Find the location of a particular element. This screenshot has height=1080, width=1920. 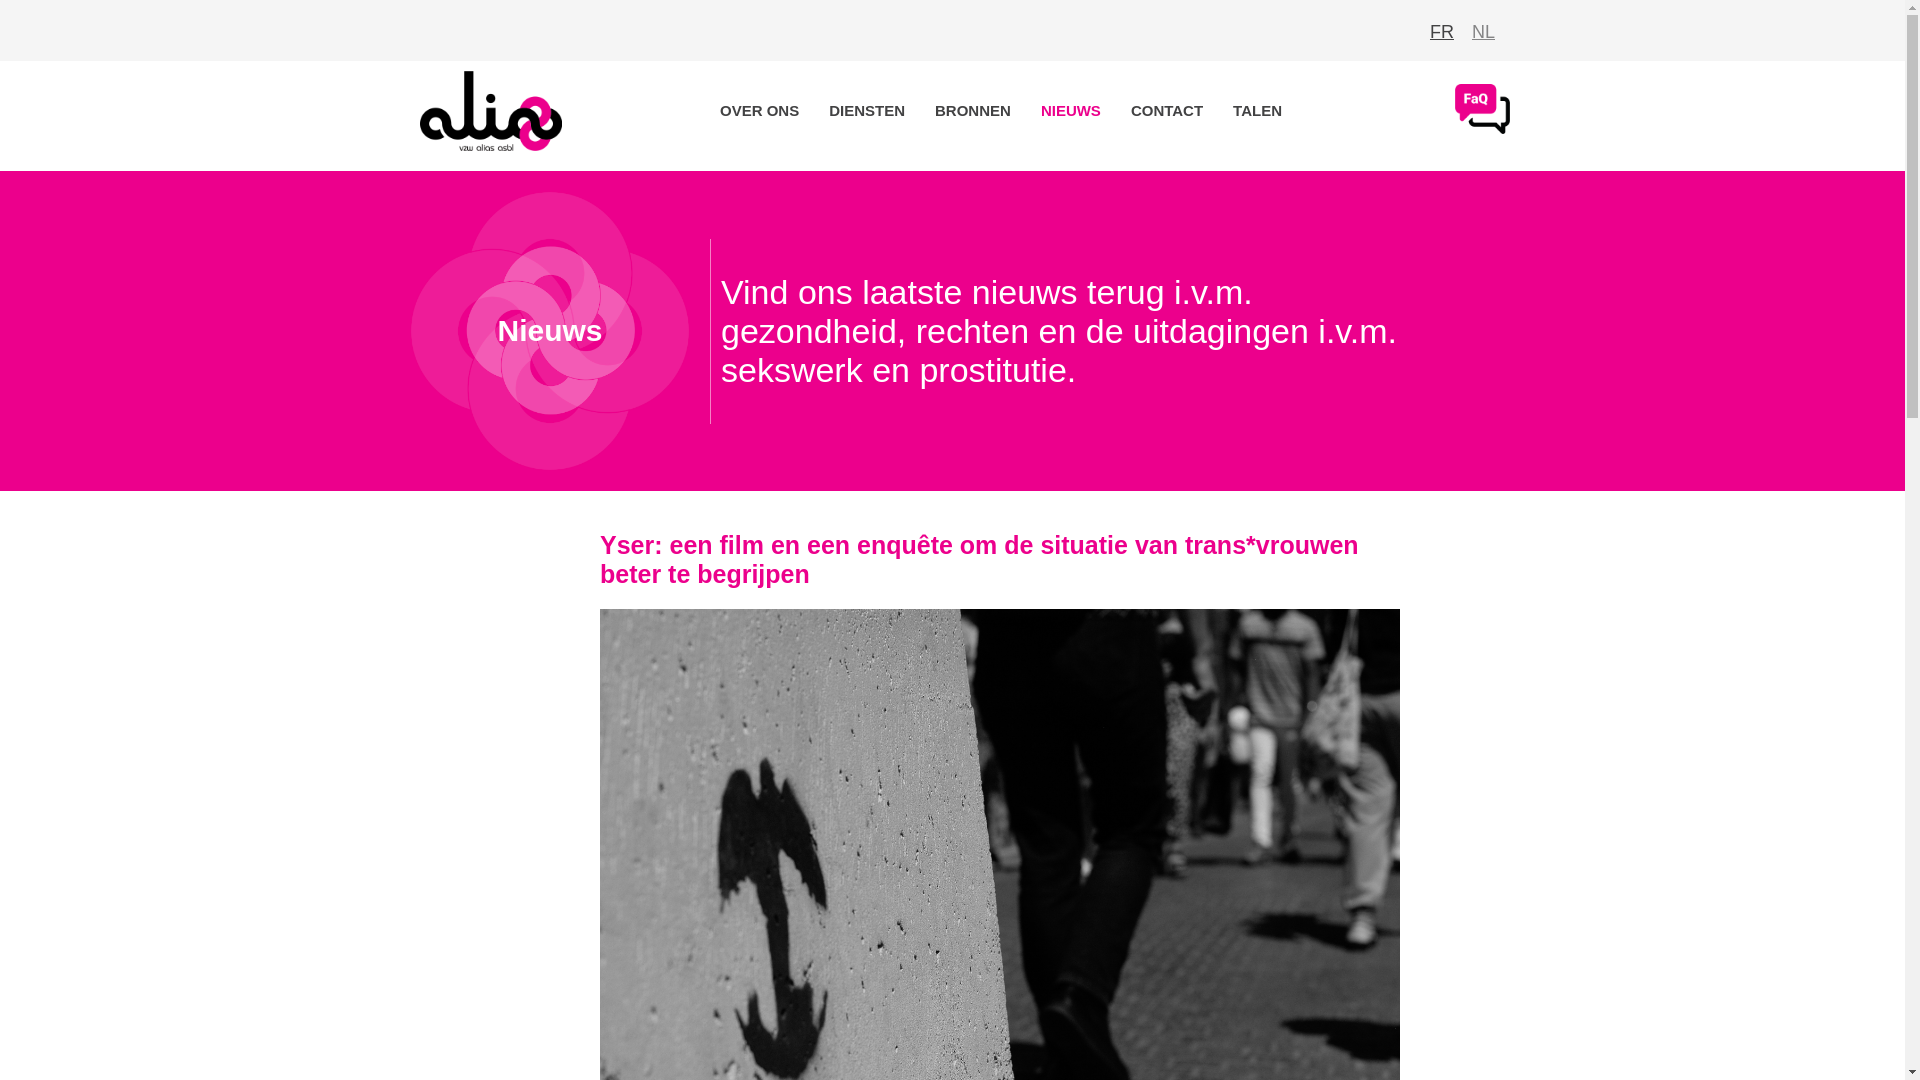

'CONTACT' is located at coordinates (1121, 110).